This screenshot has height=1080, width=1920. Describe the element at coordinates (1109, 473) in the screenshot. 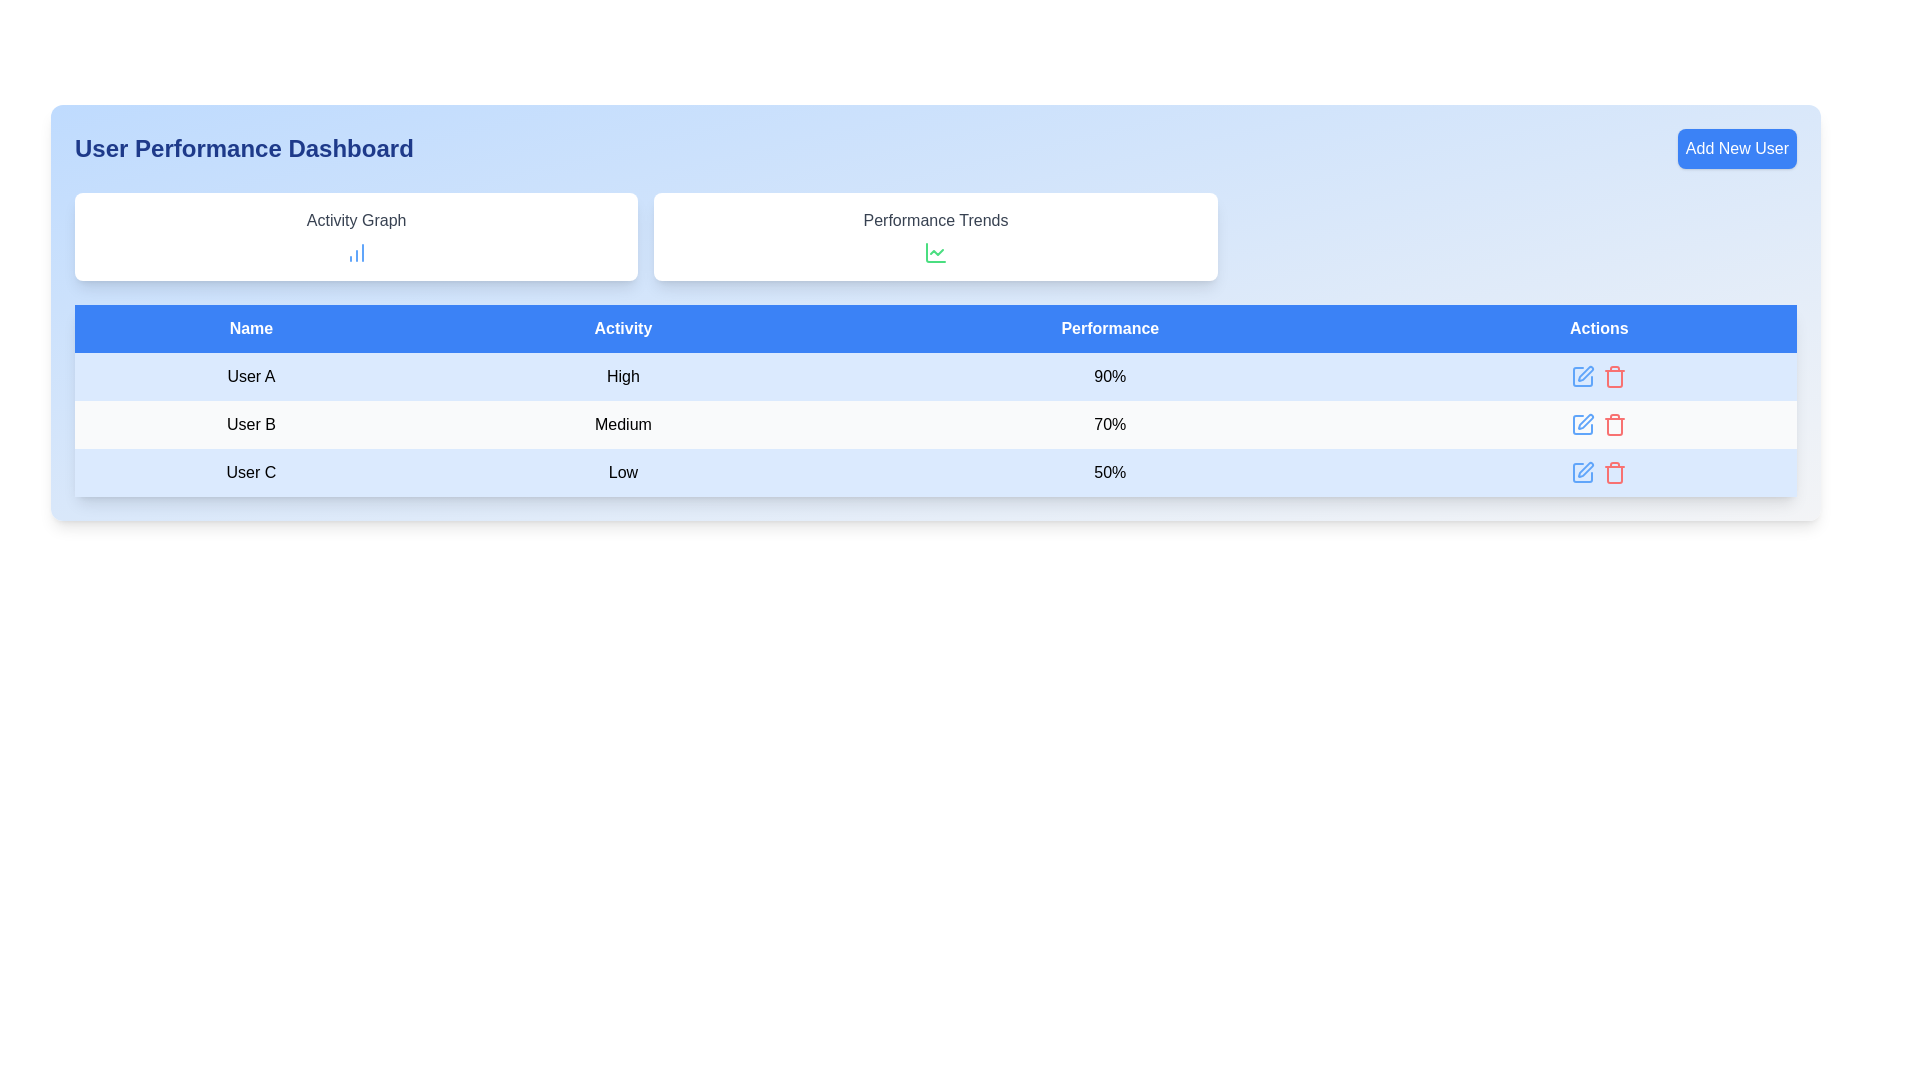

I see `the text element displaying '50%' in bold, located in the 'Performance' column of the third row corresponding to 'User C'` at that location.